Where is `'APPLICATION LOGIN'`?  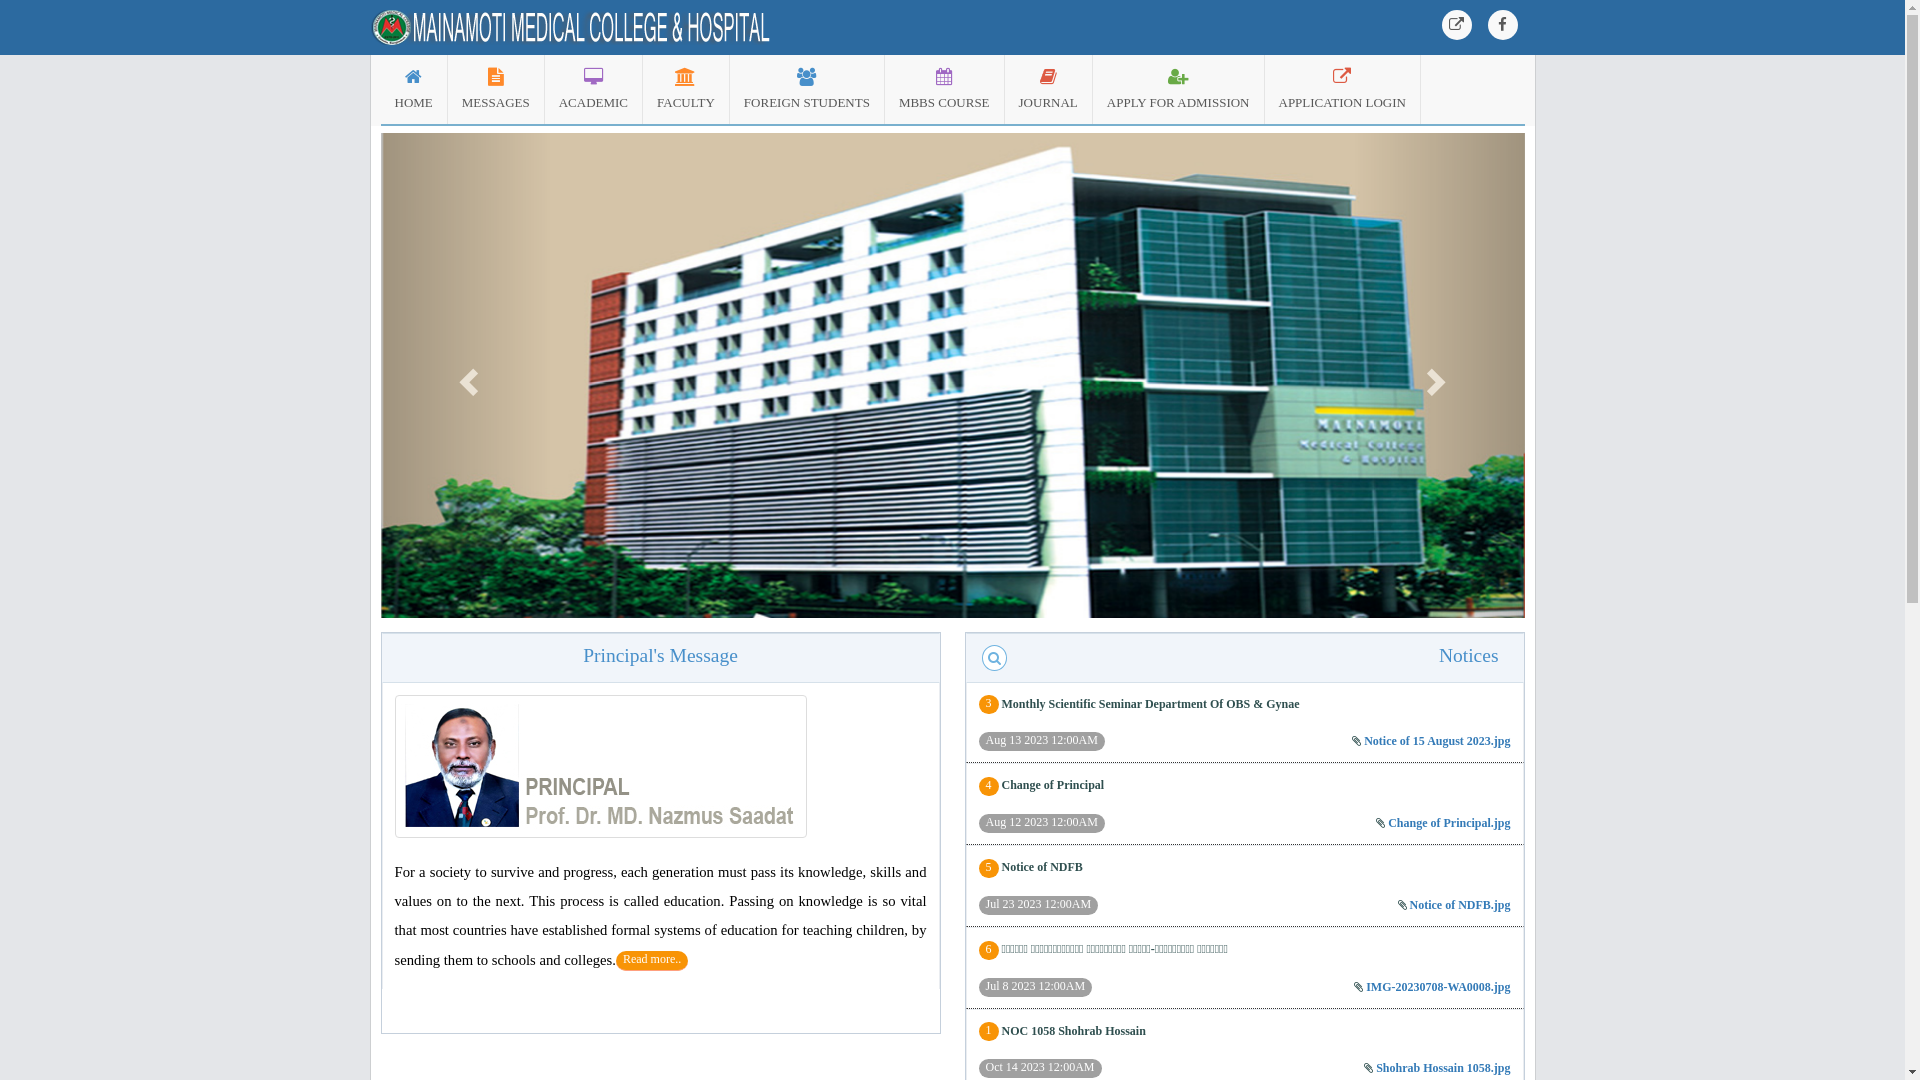 'APPLICATION LOGIN' is located at coordinates (1341, 88).